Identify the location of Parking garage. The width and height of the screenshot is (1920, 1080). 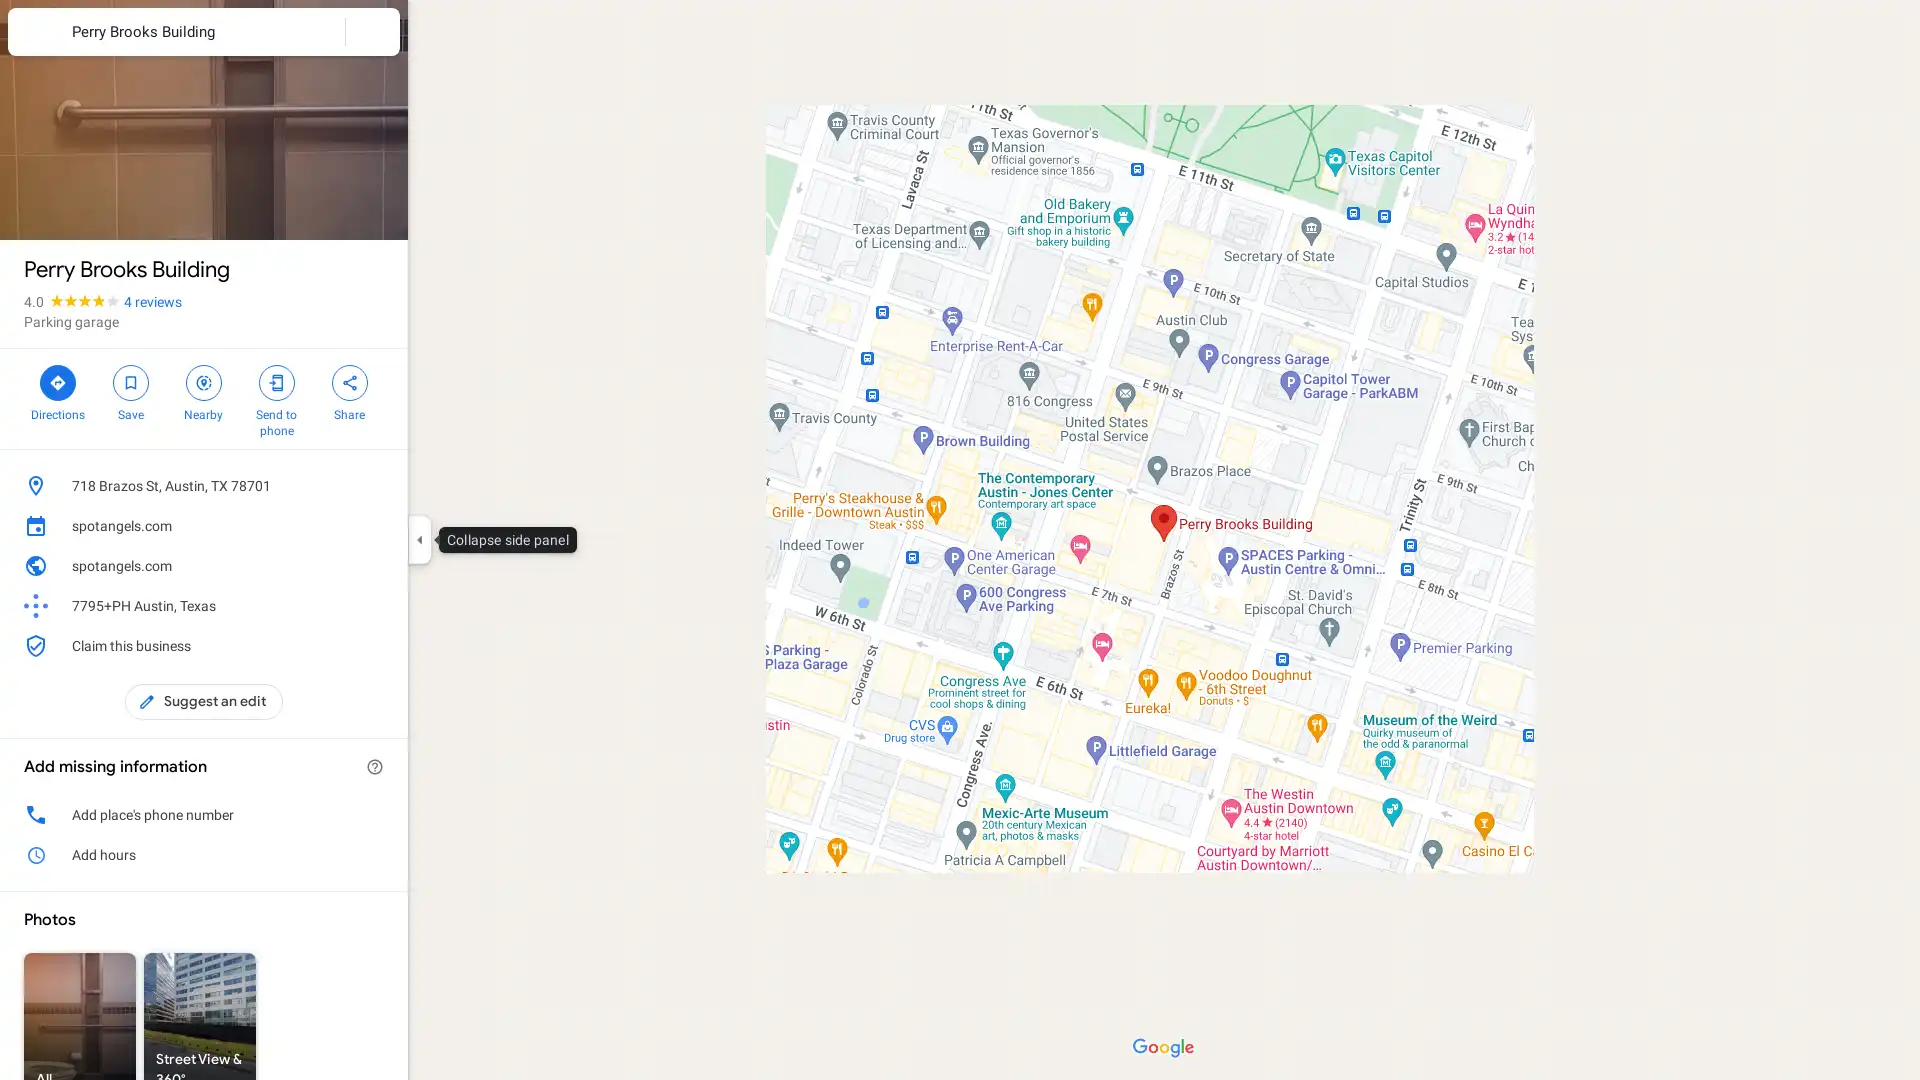
(71, 320).